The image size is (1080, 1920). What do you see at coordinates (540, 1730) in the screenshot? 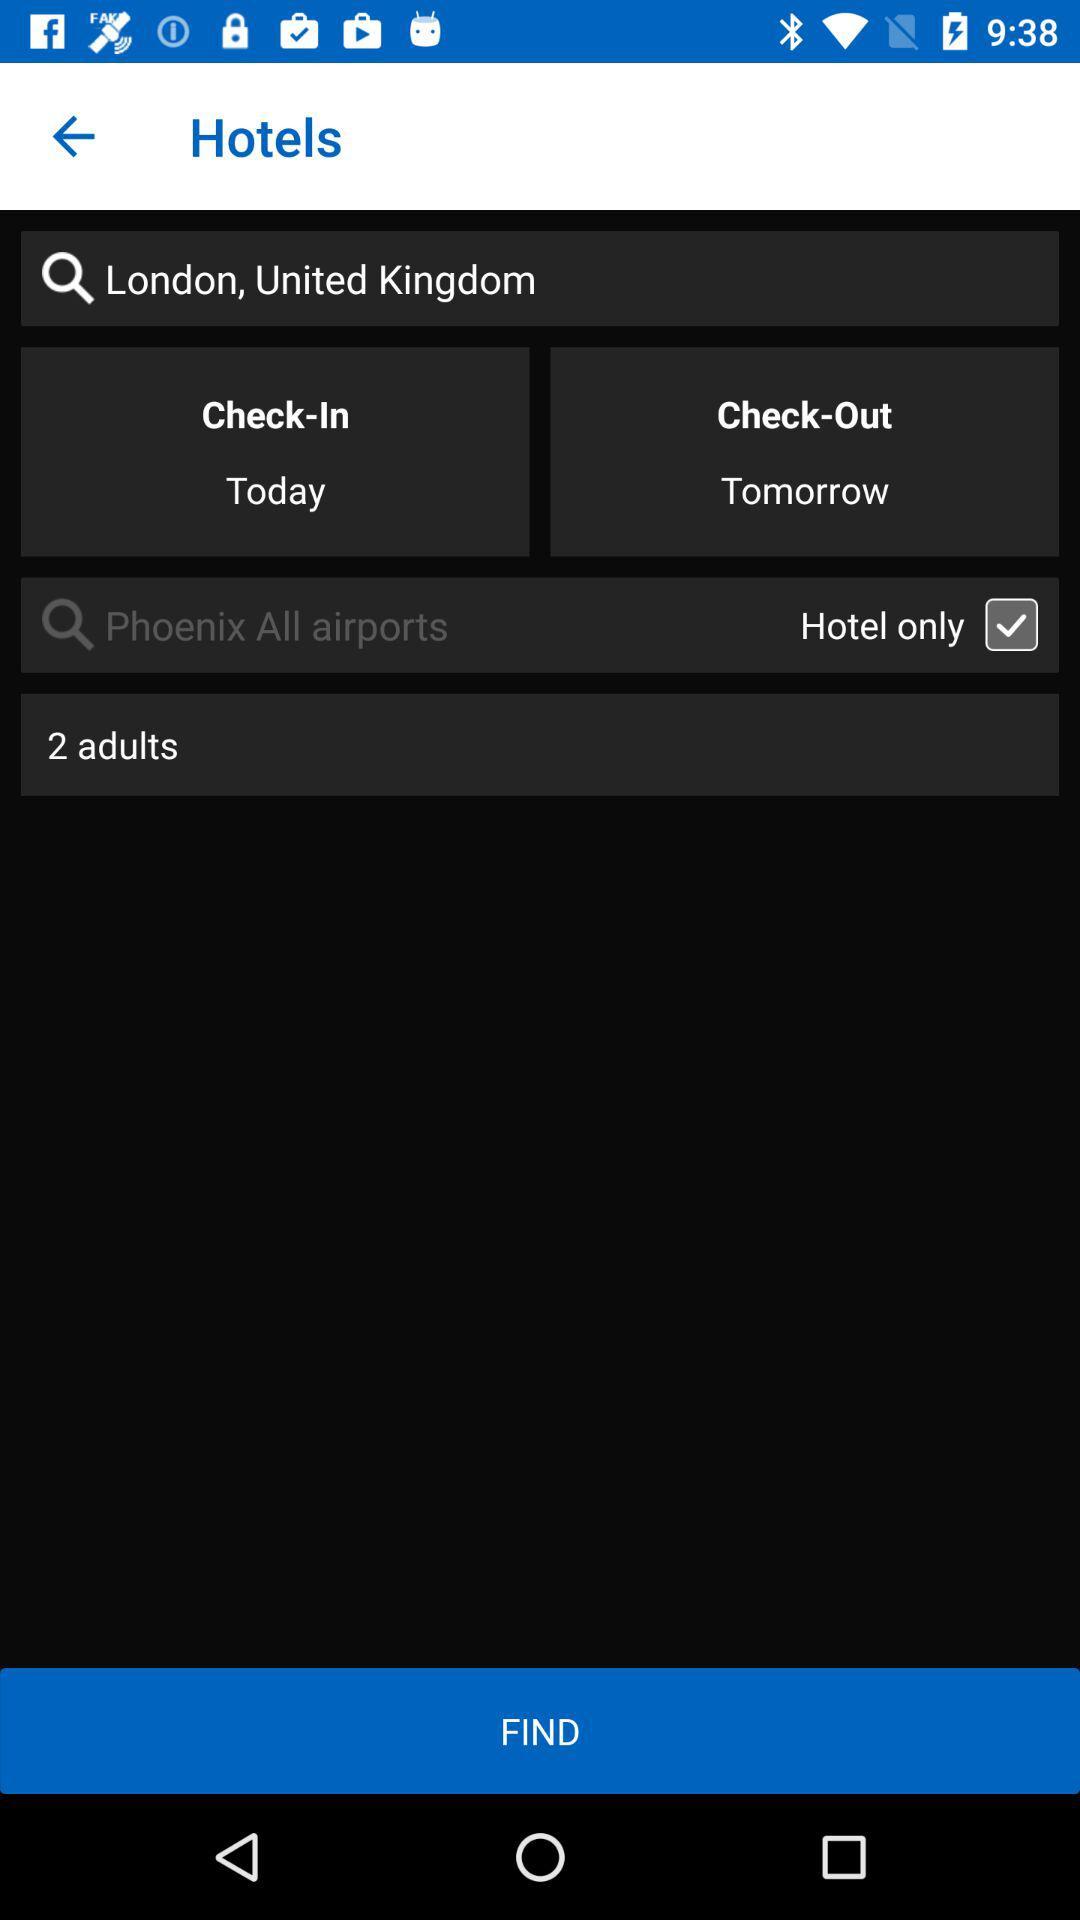
I see `the find` at bounding box center [540, 1730].